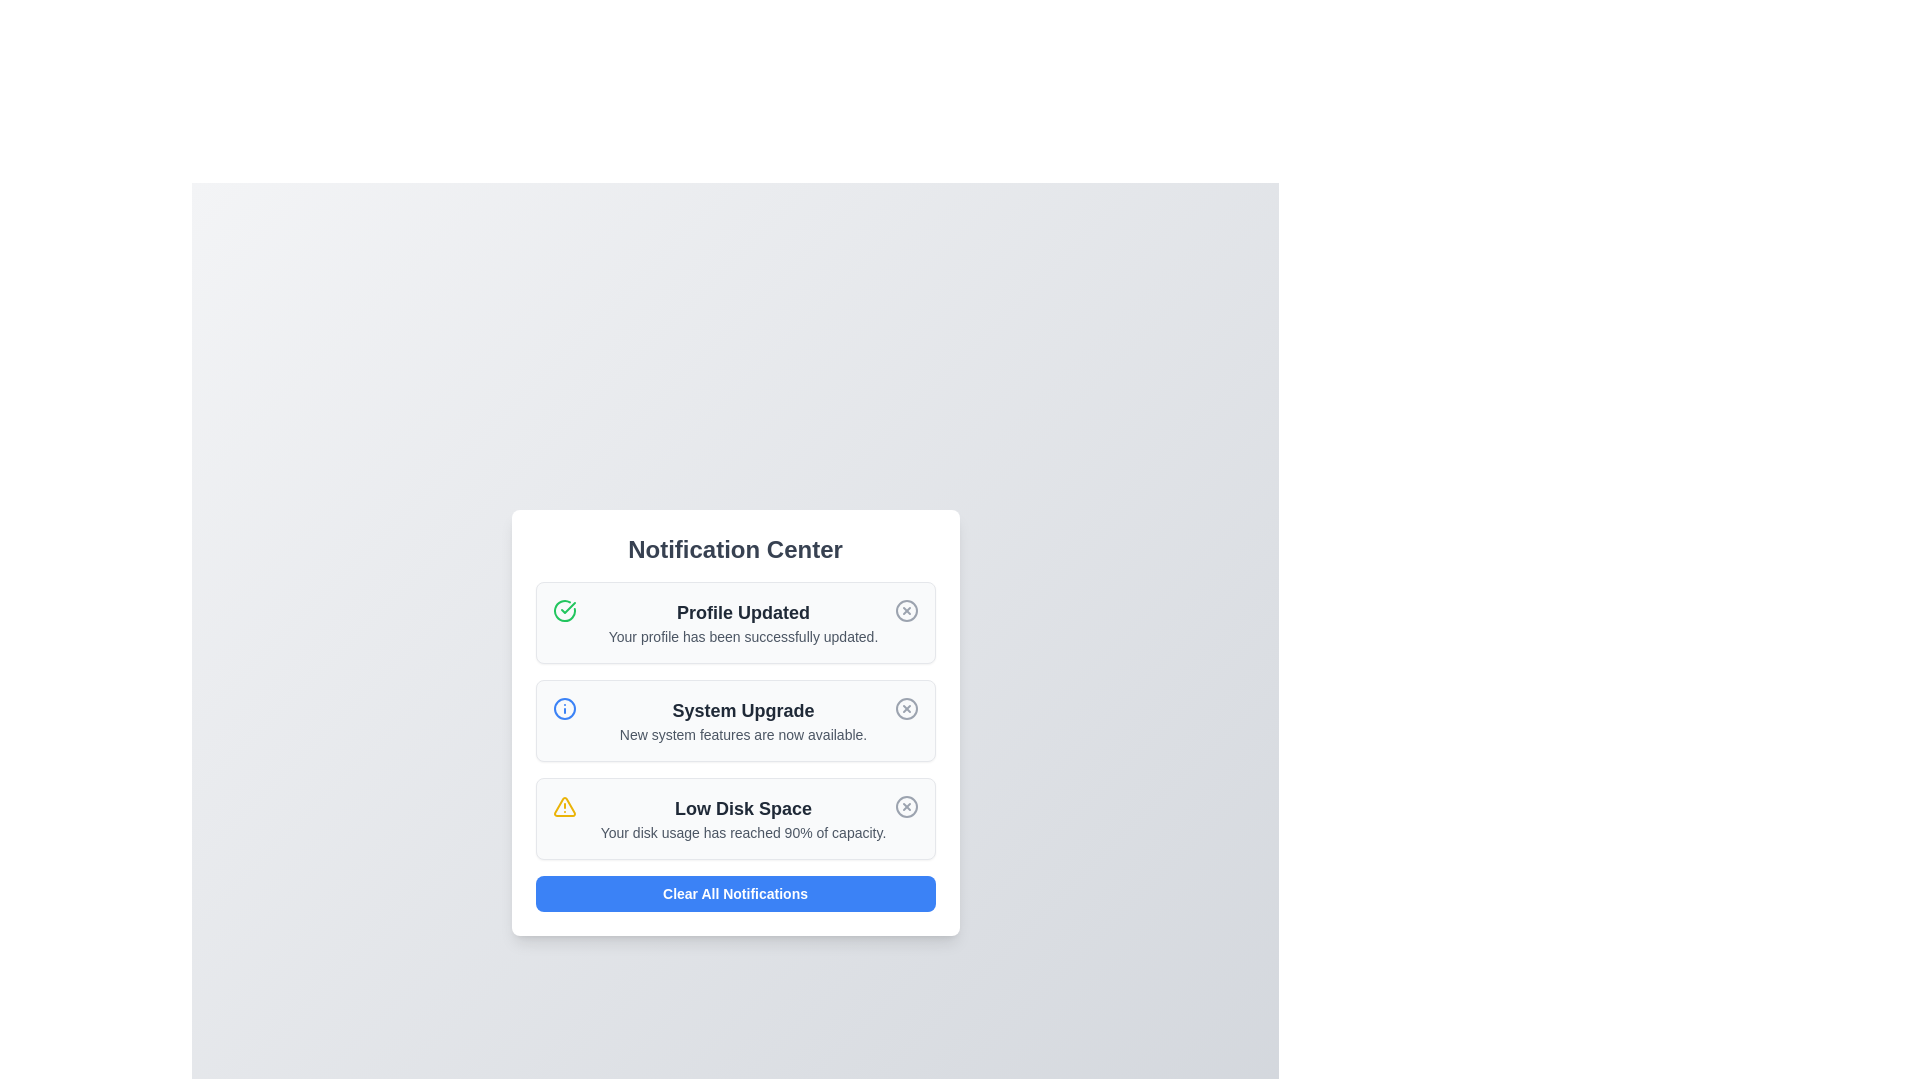  I want to click on the circular button with a gray border and a red 'X' symbol located at the top-right corner of the 'Low Disk Space' notification, so click(905, 805).